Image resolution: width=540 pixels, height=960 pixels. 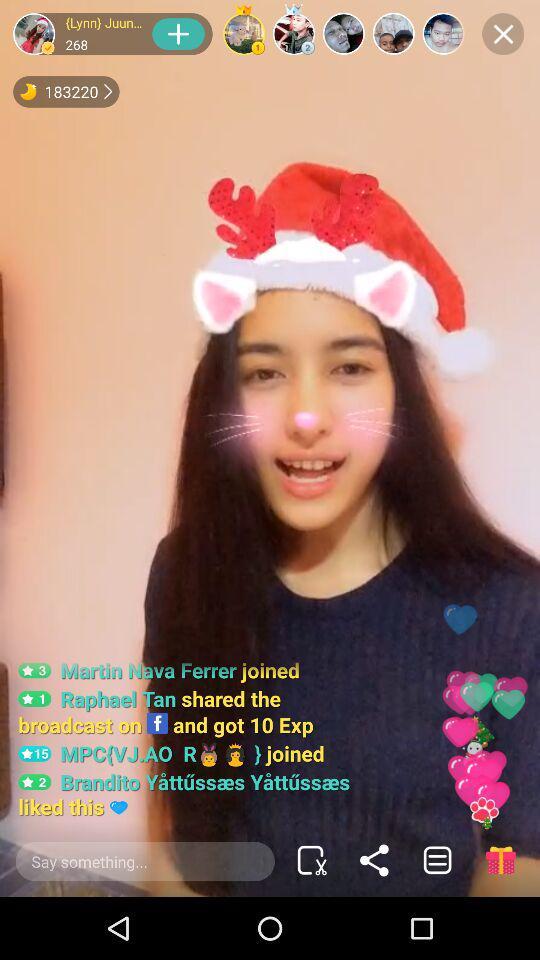 What do you see at coordinates (502, 33) in the screenshot?
I see `the close icon` at bounding box center [502, 33].